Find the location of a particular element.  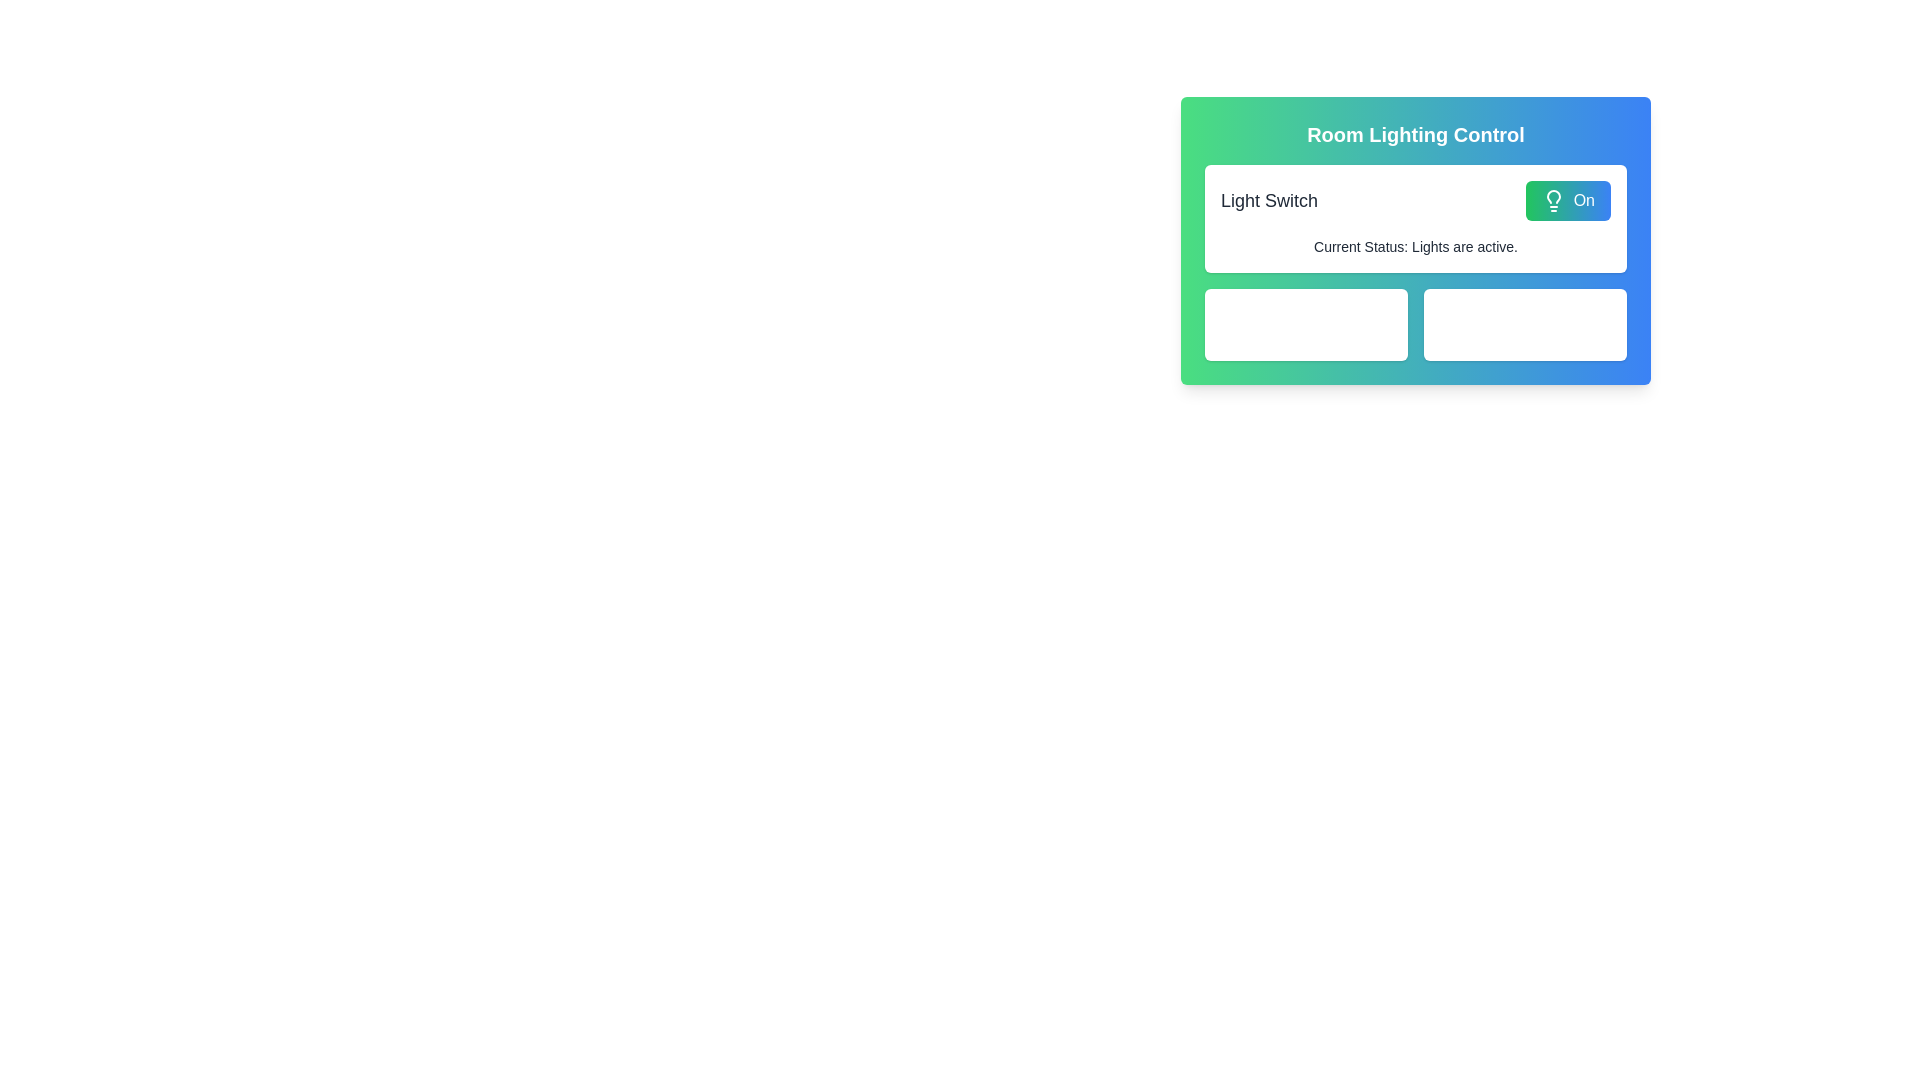

the text element displaying 'On' in white within the green to blue gradient button located in the top-right section of the 'Room Lighting Control' panel is located at coordinates (1583, 200).